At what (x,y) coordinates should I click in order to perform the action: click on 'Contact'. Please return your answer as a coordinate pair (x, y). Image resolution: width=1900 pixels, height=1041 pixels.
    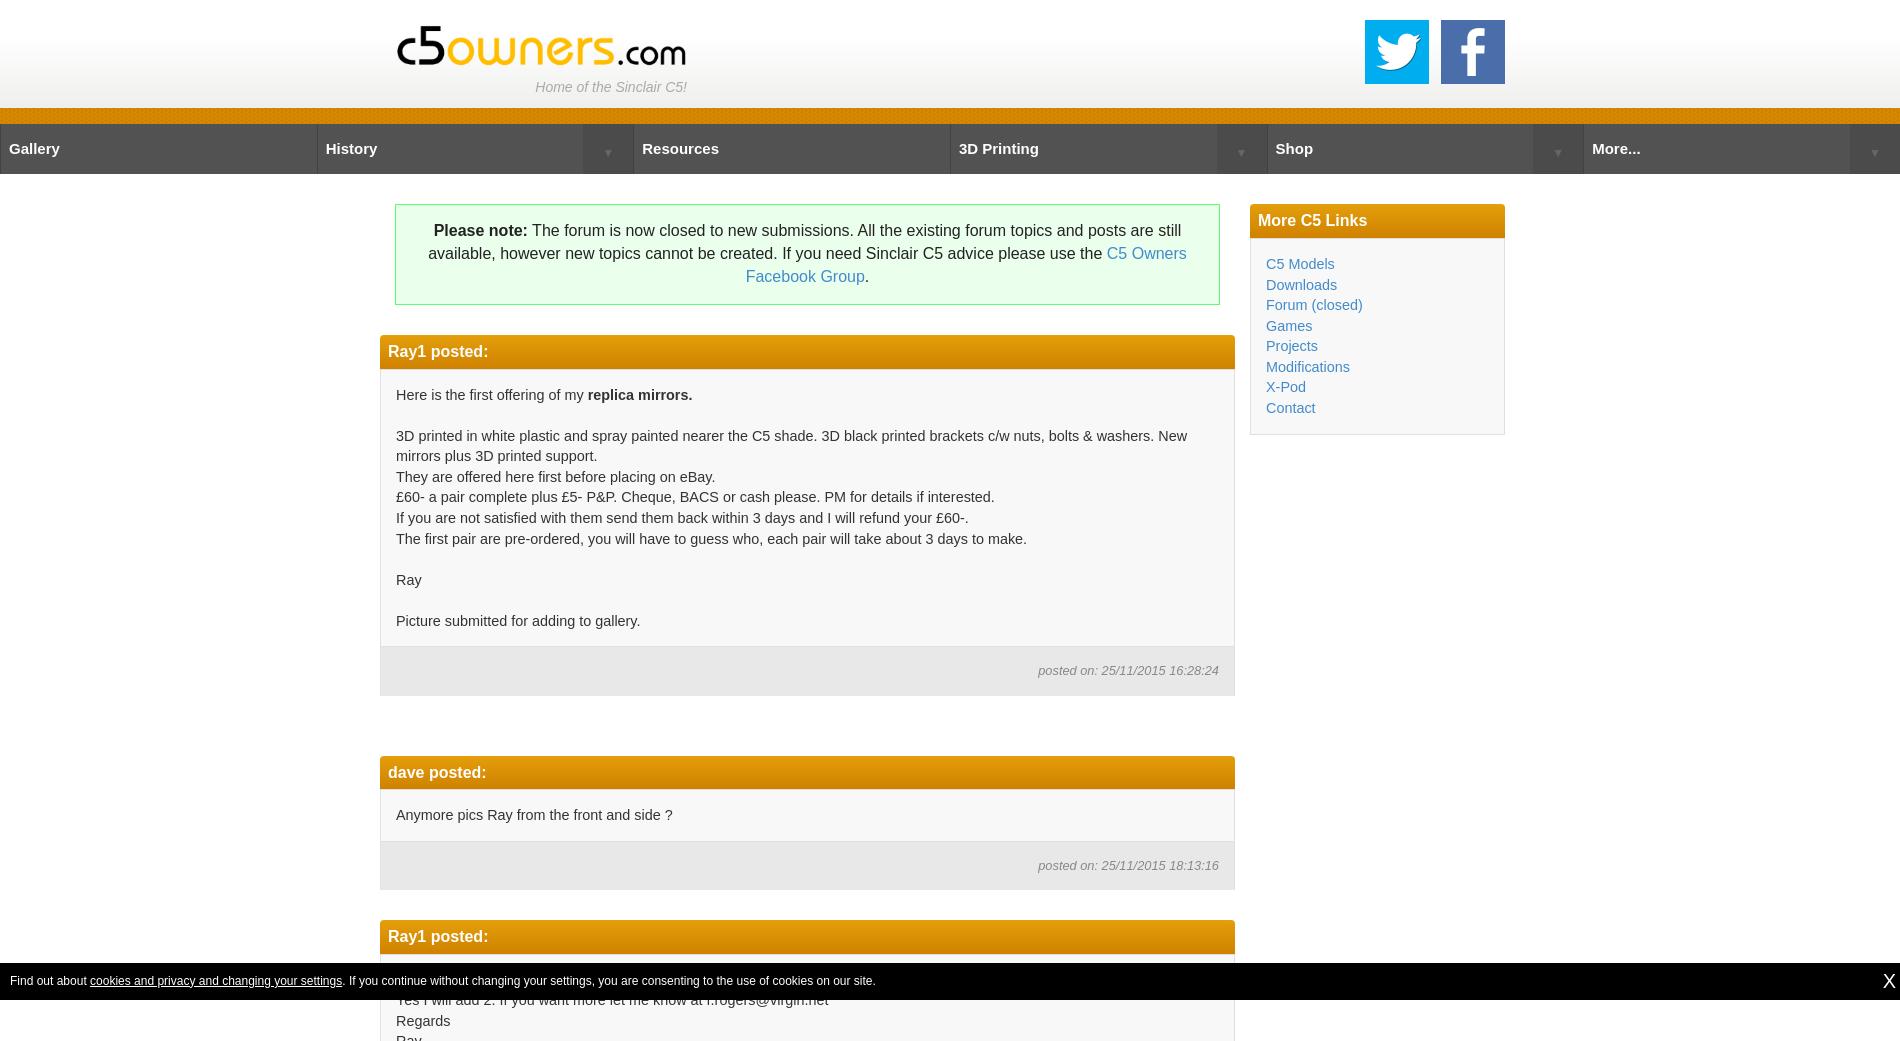
    Looking at the image, I should click on (1264, 407).